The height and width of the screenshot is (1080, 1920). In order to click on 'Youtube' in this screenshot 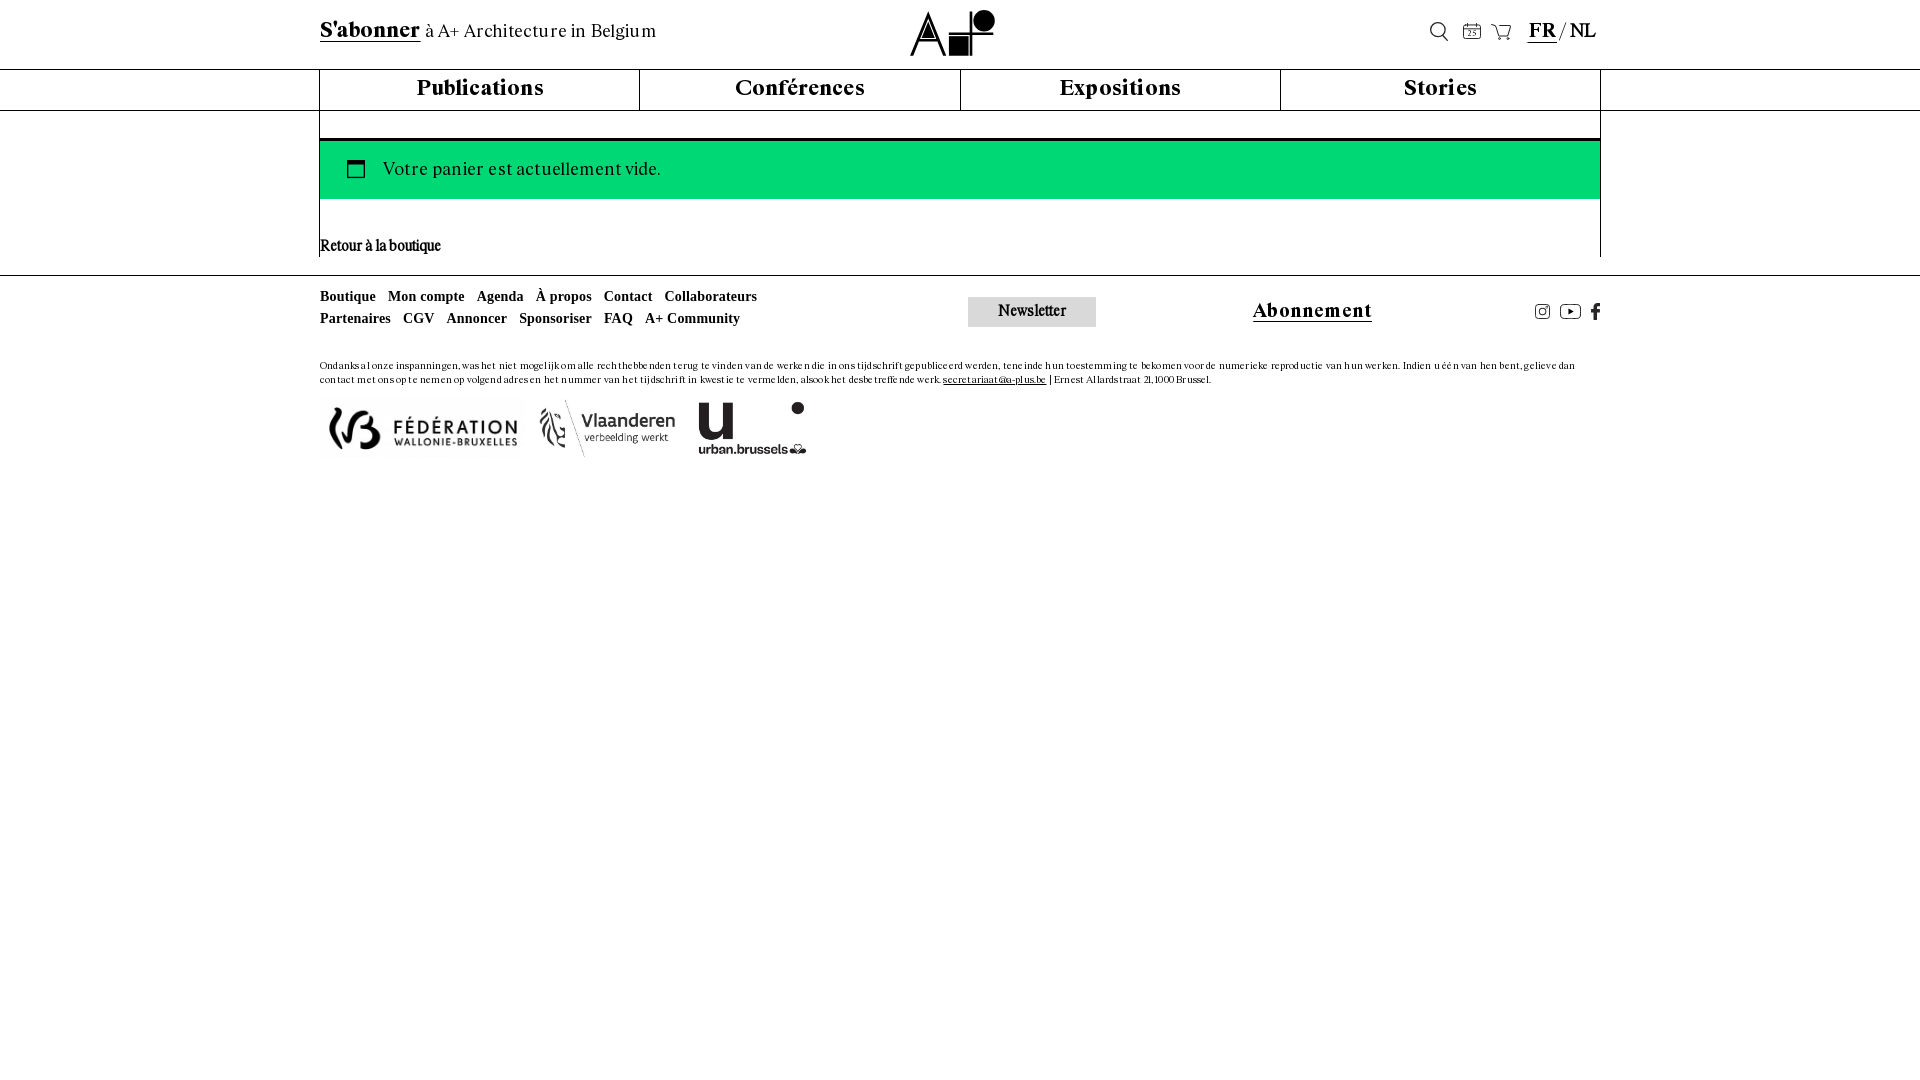, I will do `click(1569, 311)`.